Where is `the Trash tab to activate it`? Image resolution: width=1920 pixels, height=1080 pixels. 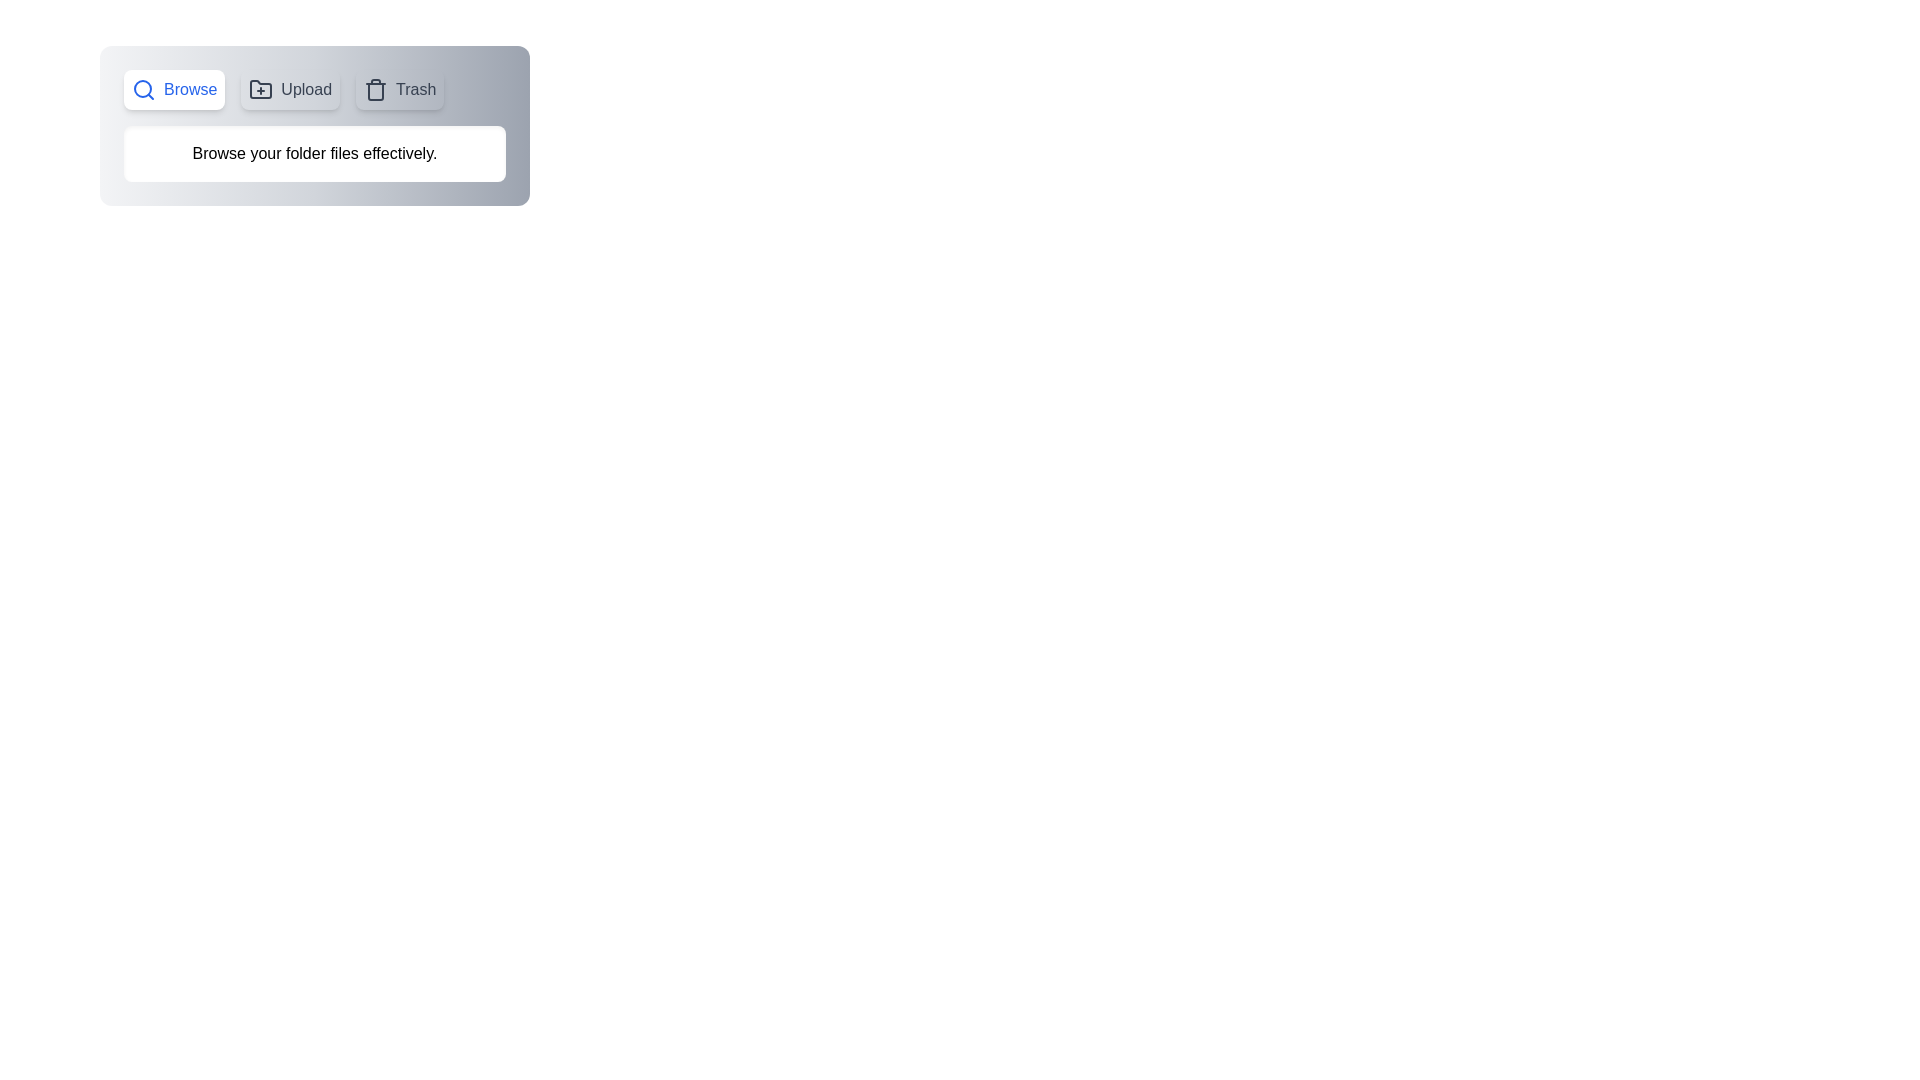
the Trash tab to activate it is located at coordinates (400, 88).